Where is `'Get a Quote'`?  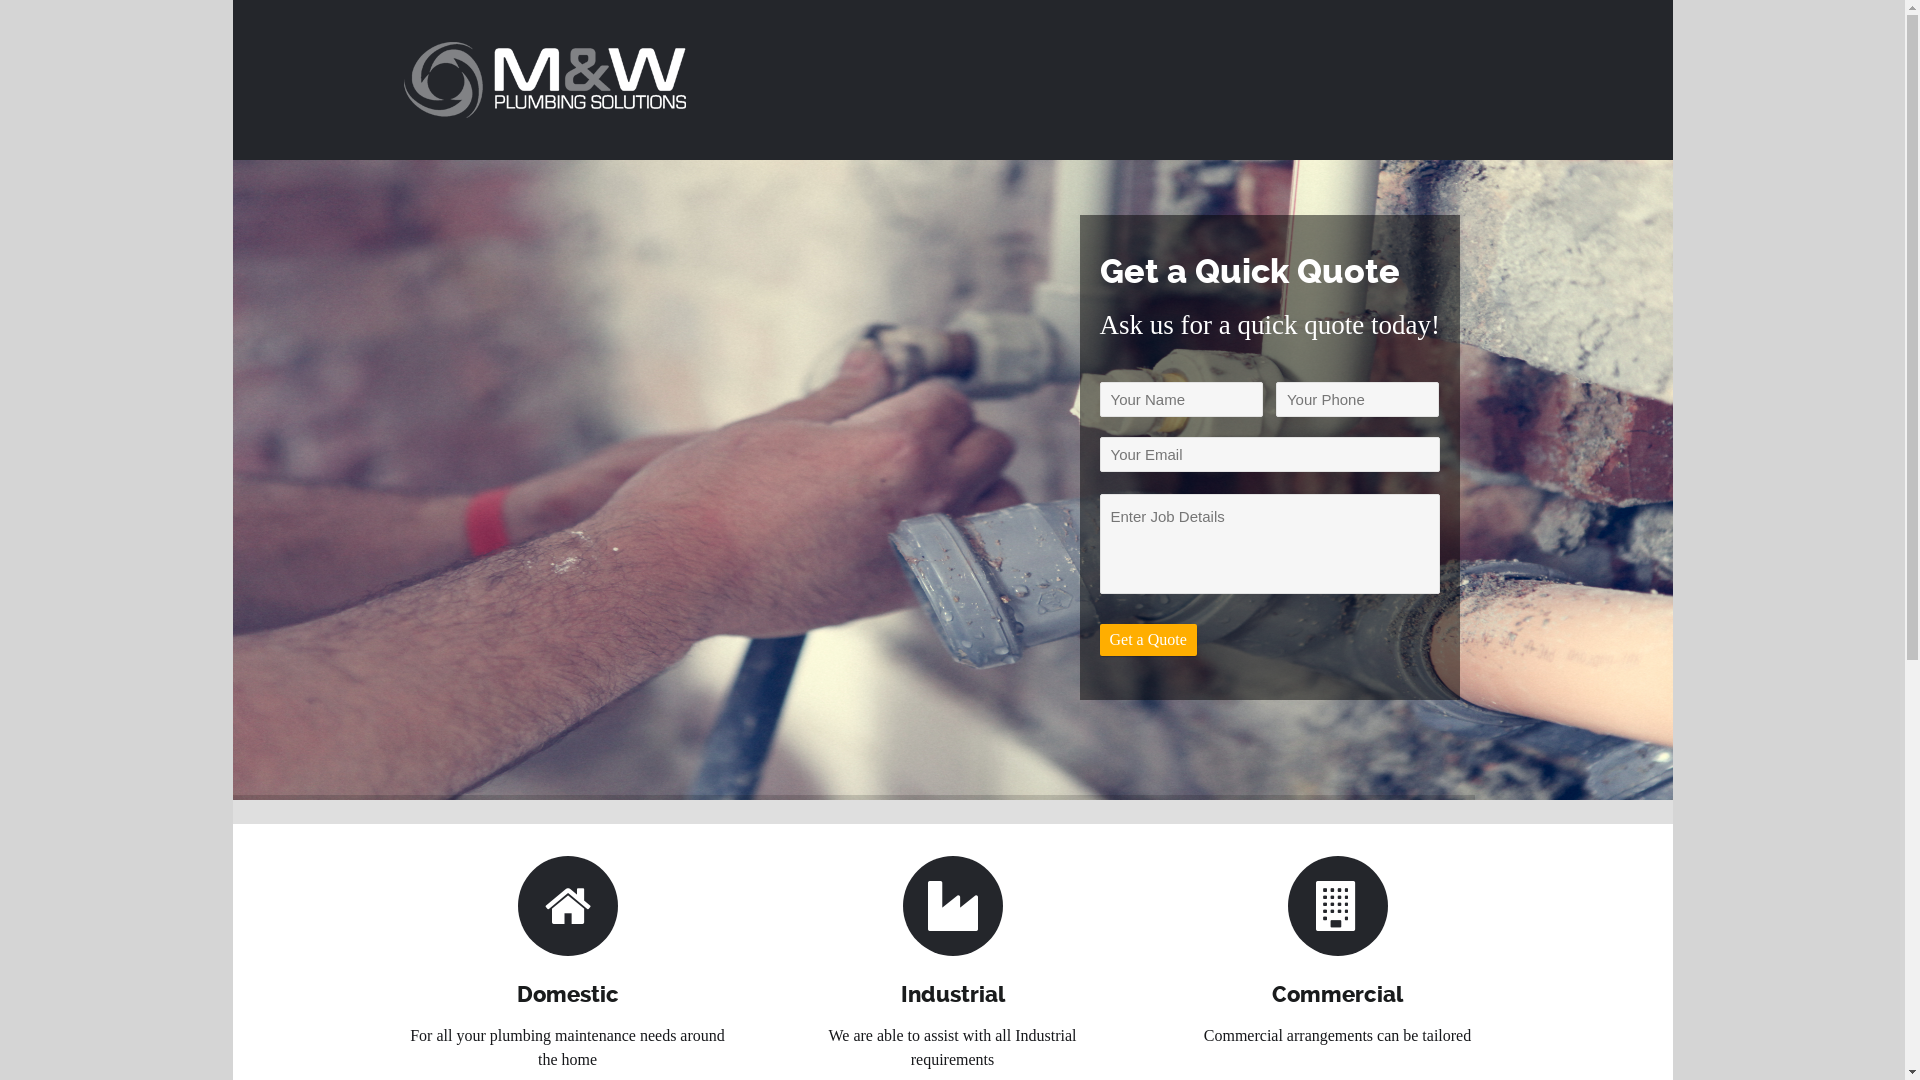
'Get a Quote' is located at coordinates (1098, 640).